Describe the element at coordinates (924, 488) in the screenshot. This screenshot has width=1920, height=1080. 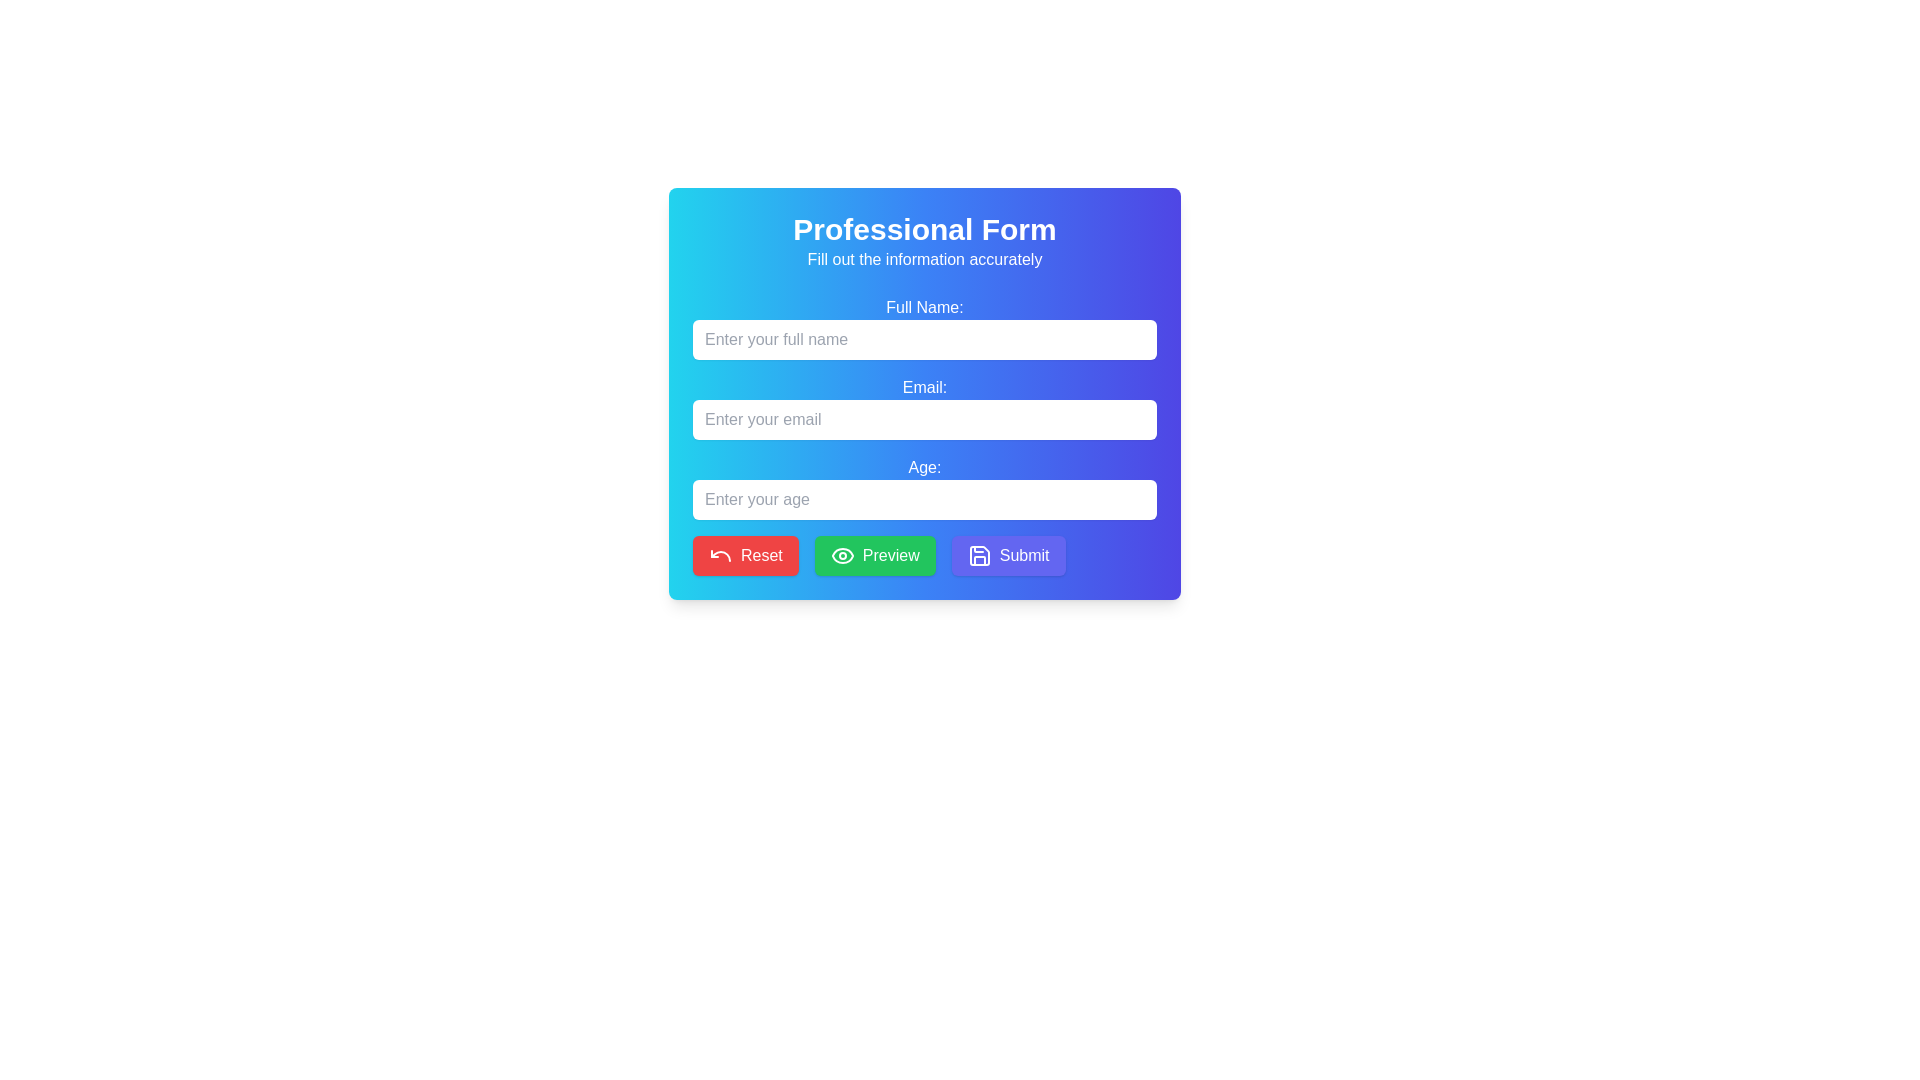
I see `the labeled text input field for numerical input, which is designed for users to enter their age` at that location.